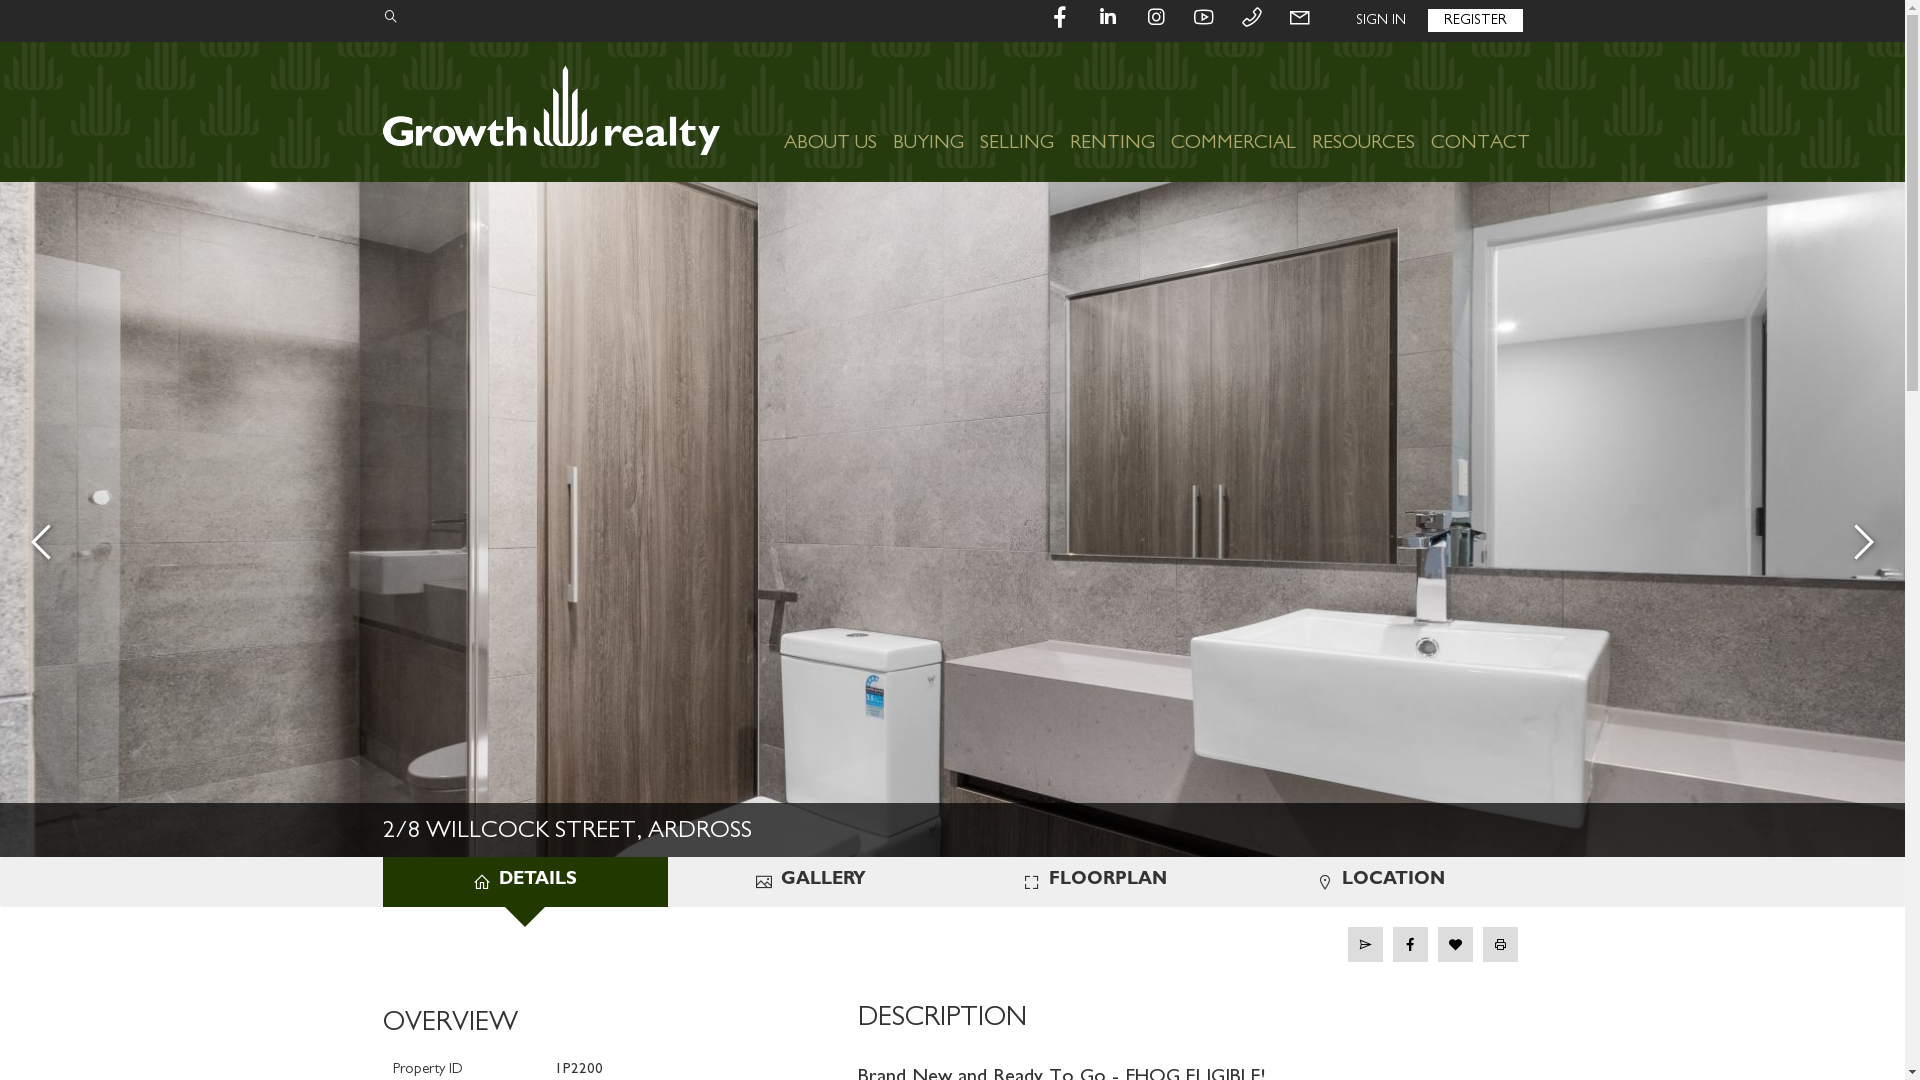 Image resolution: width=1920 pixels, height=1080 pixels. What do you see at coordinates (810, 881) in the screenshot?
I see `'GALLERY'` at bounding box center [810, 881].